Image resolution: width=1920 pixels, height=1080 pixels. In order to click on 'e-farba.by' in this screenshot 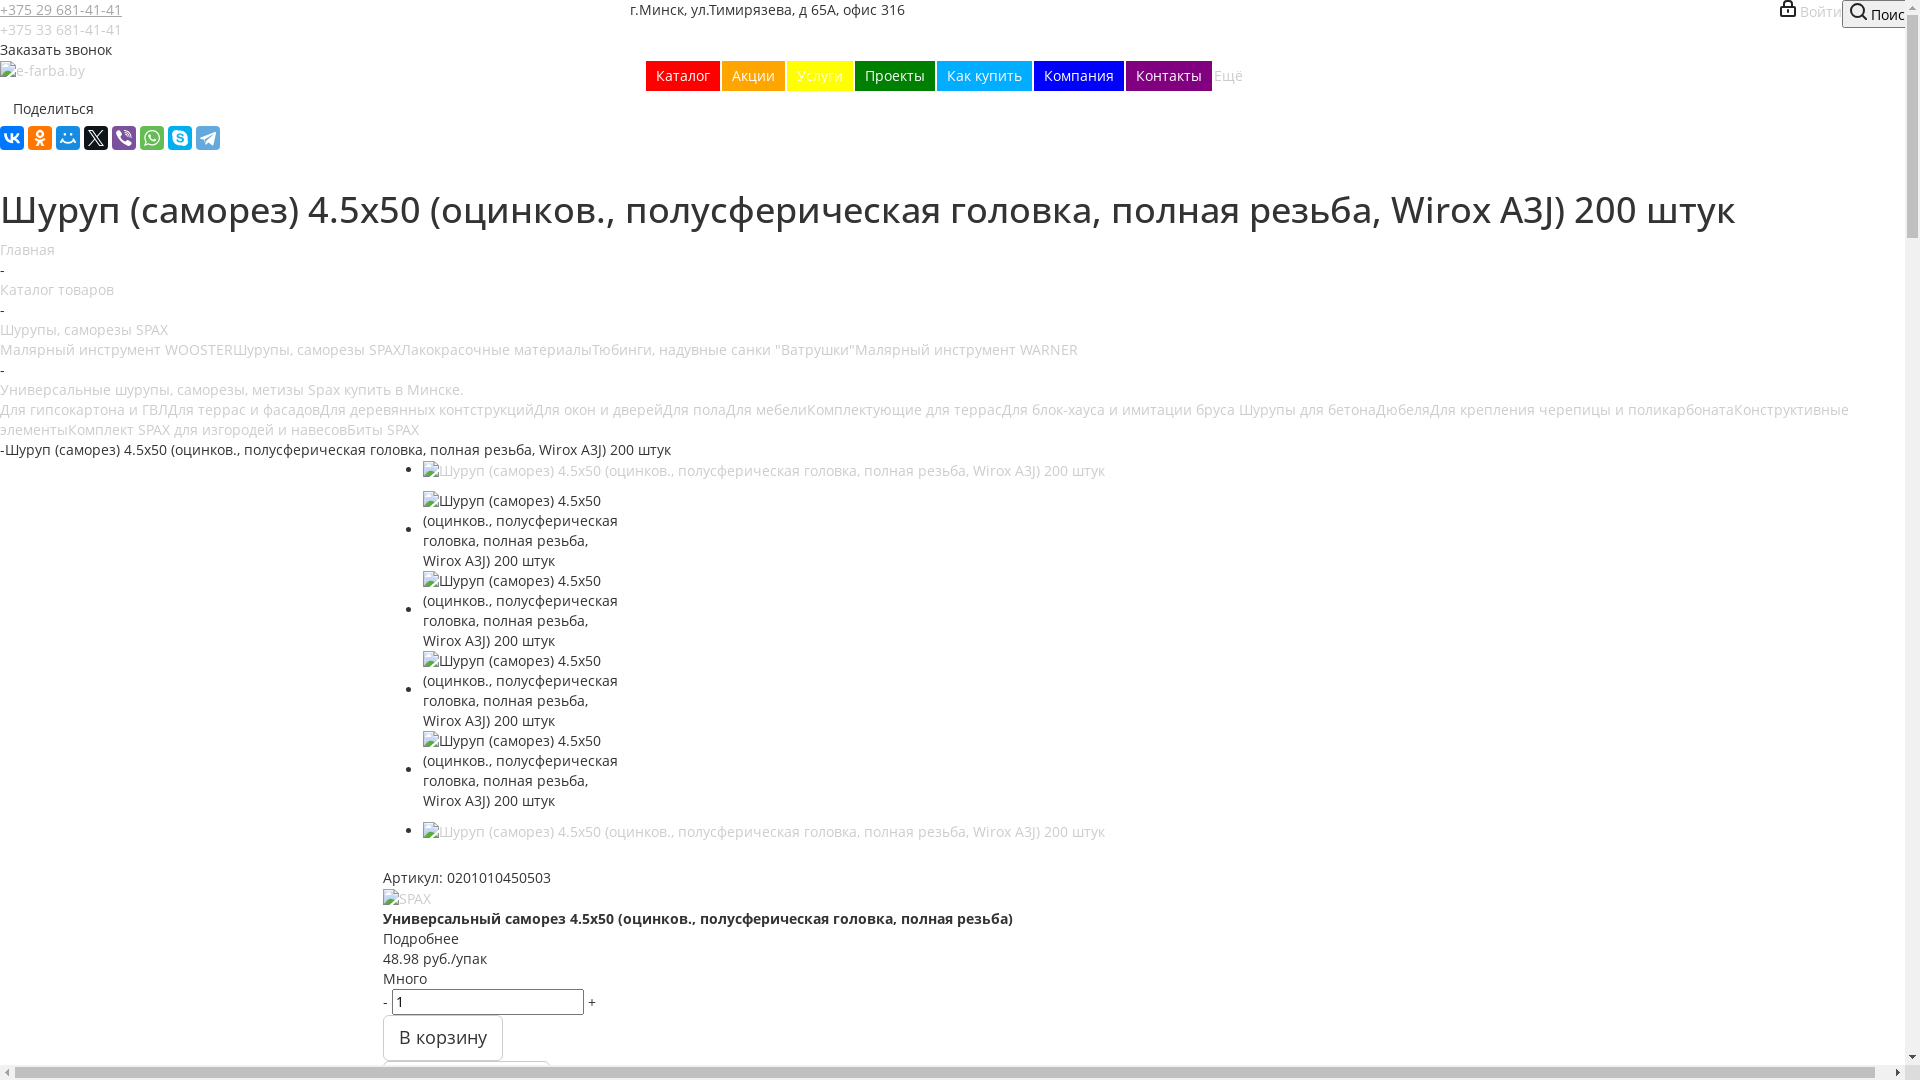, I will do `click(42, 69)`.